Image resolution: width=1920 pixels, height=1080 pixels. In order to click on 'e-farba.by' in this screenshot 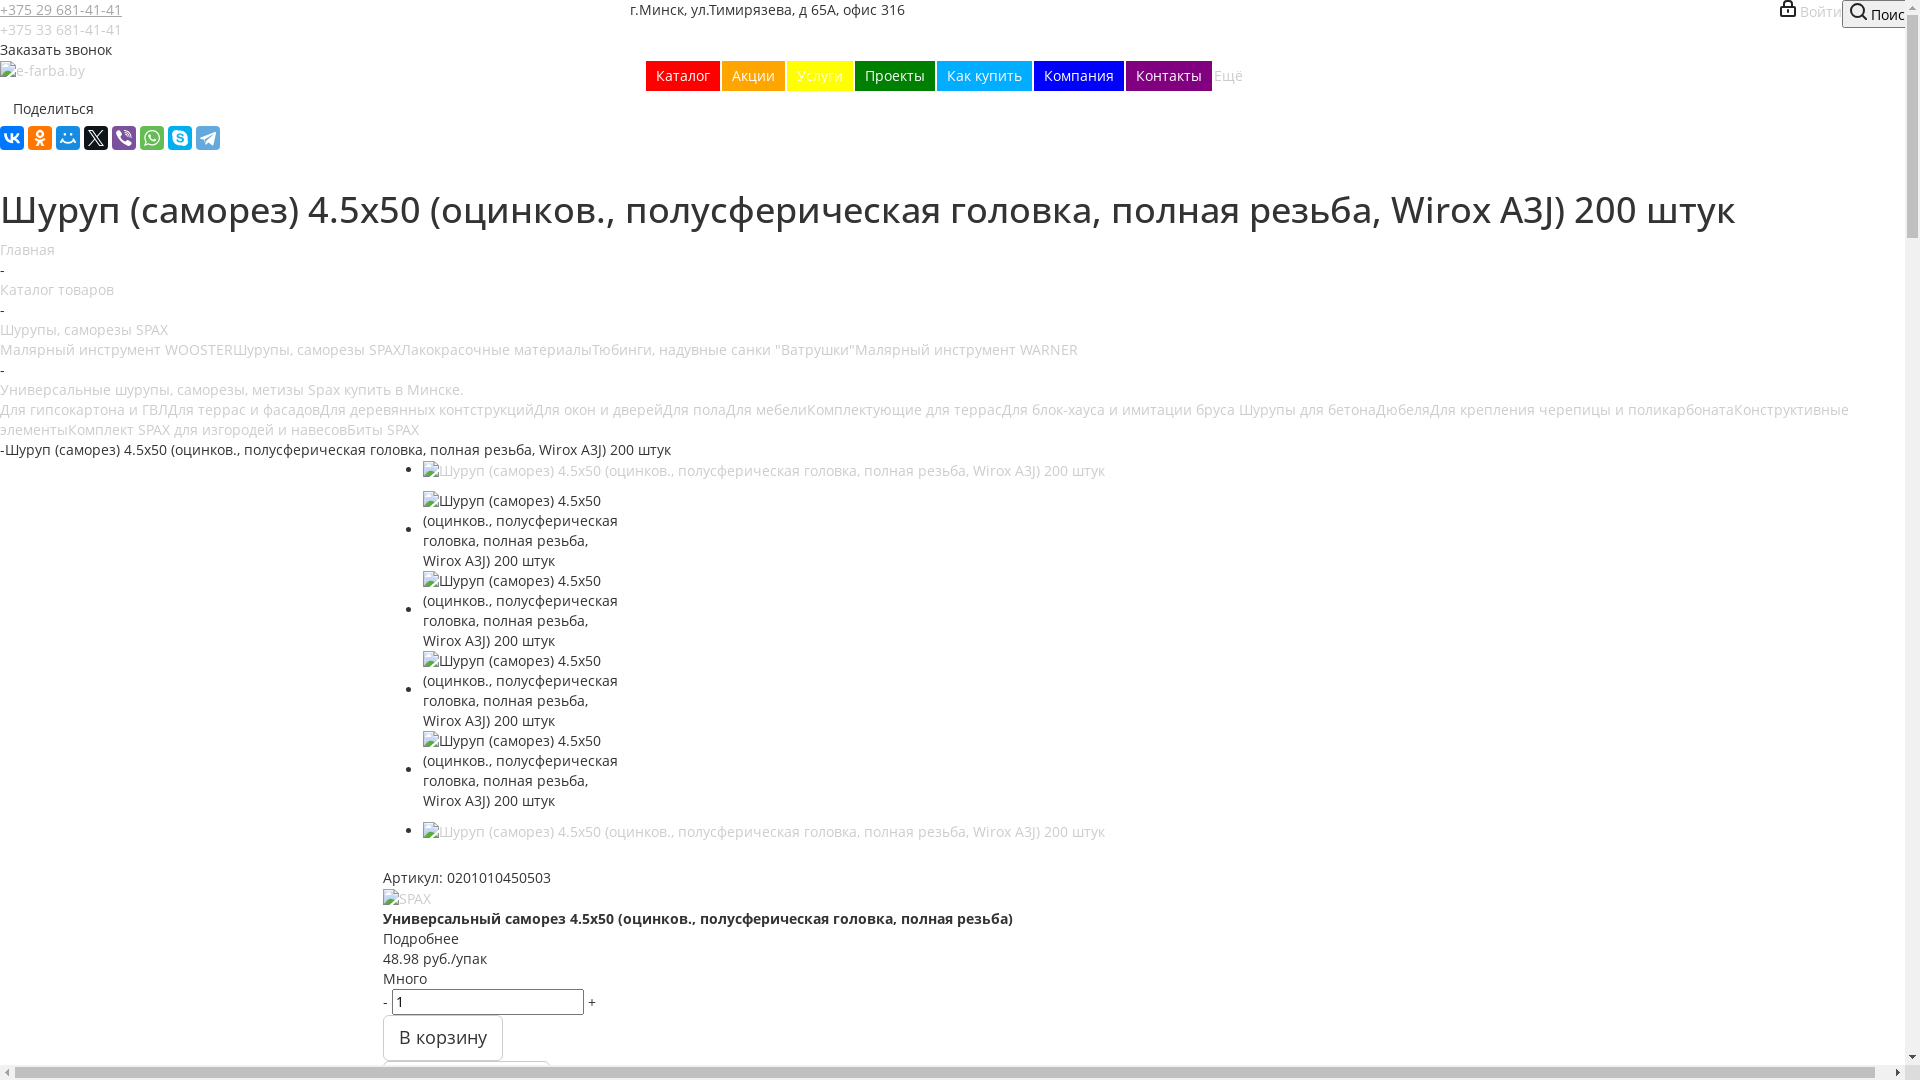, I will do `click(42, 69)`.